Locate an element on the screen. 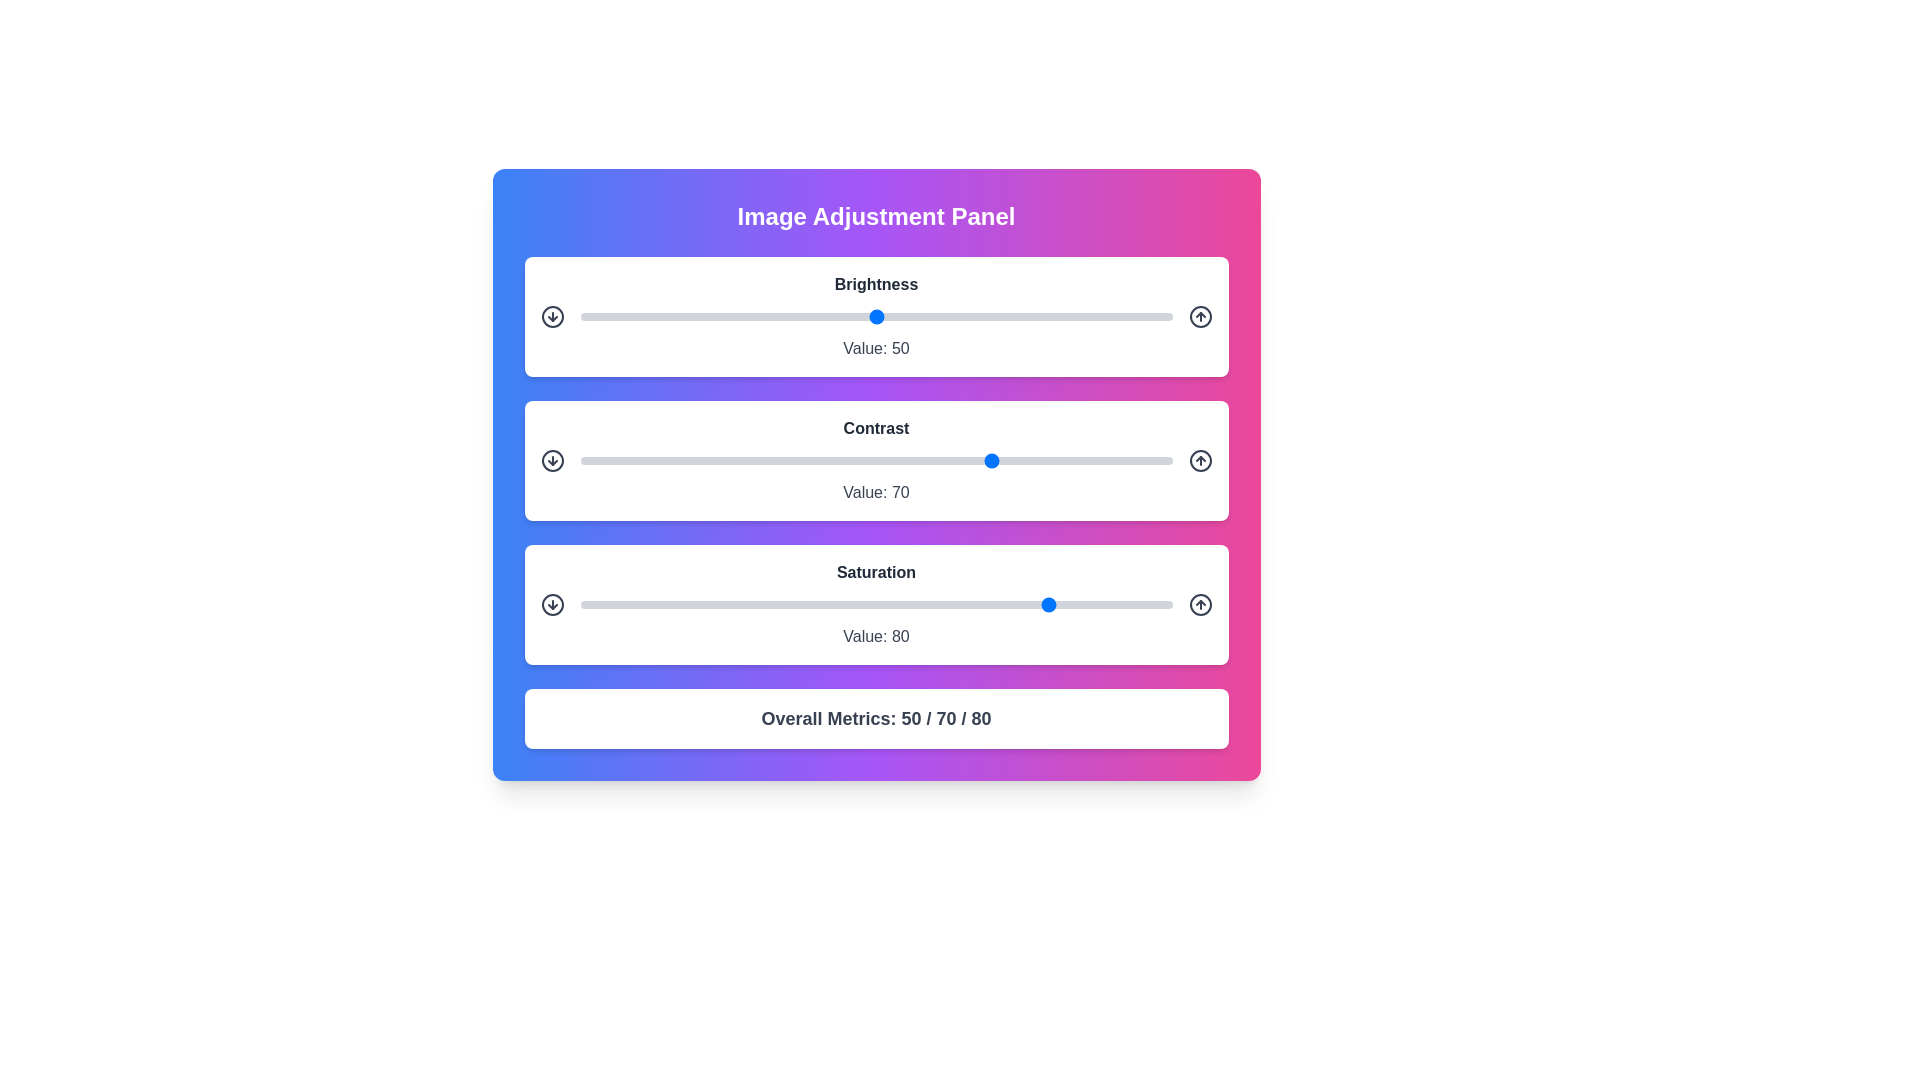 The height and width of the screenshot is (1080, 1920). contrast is located at coordinates (620, 461).